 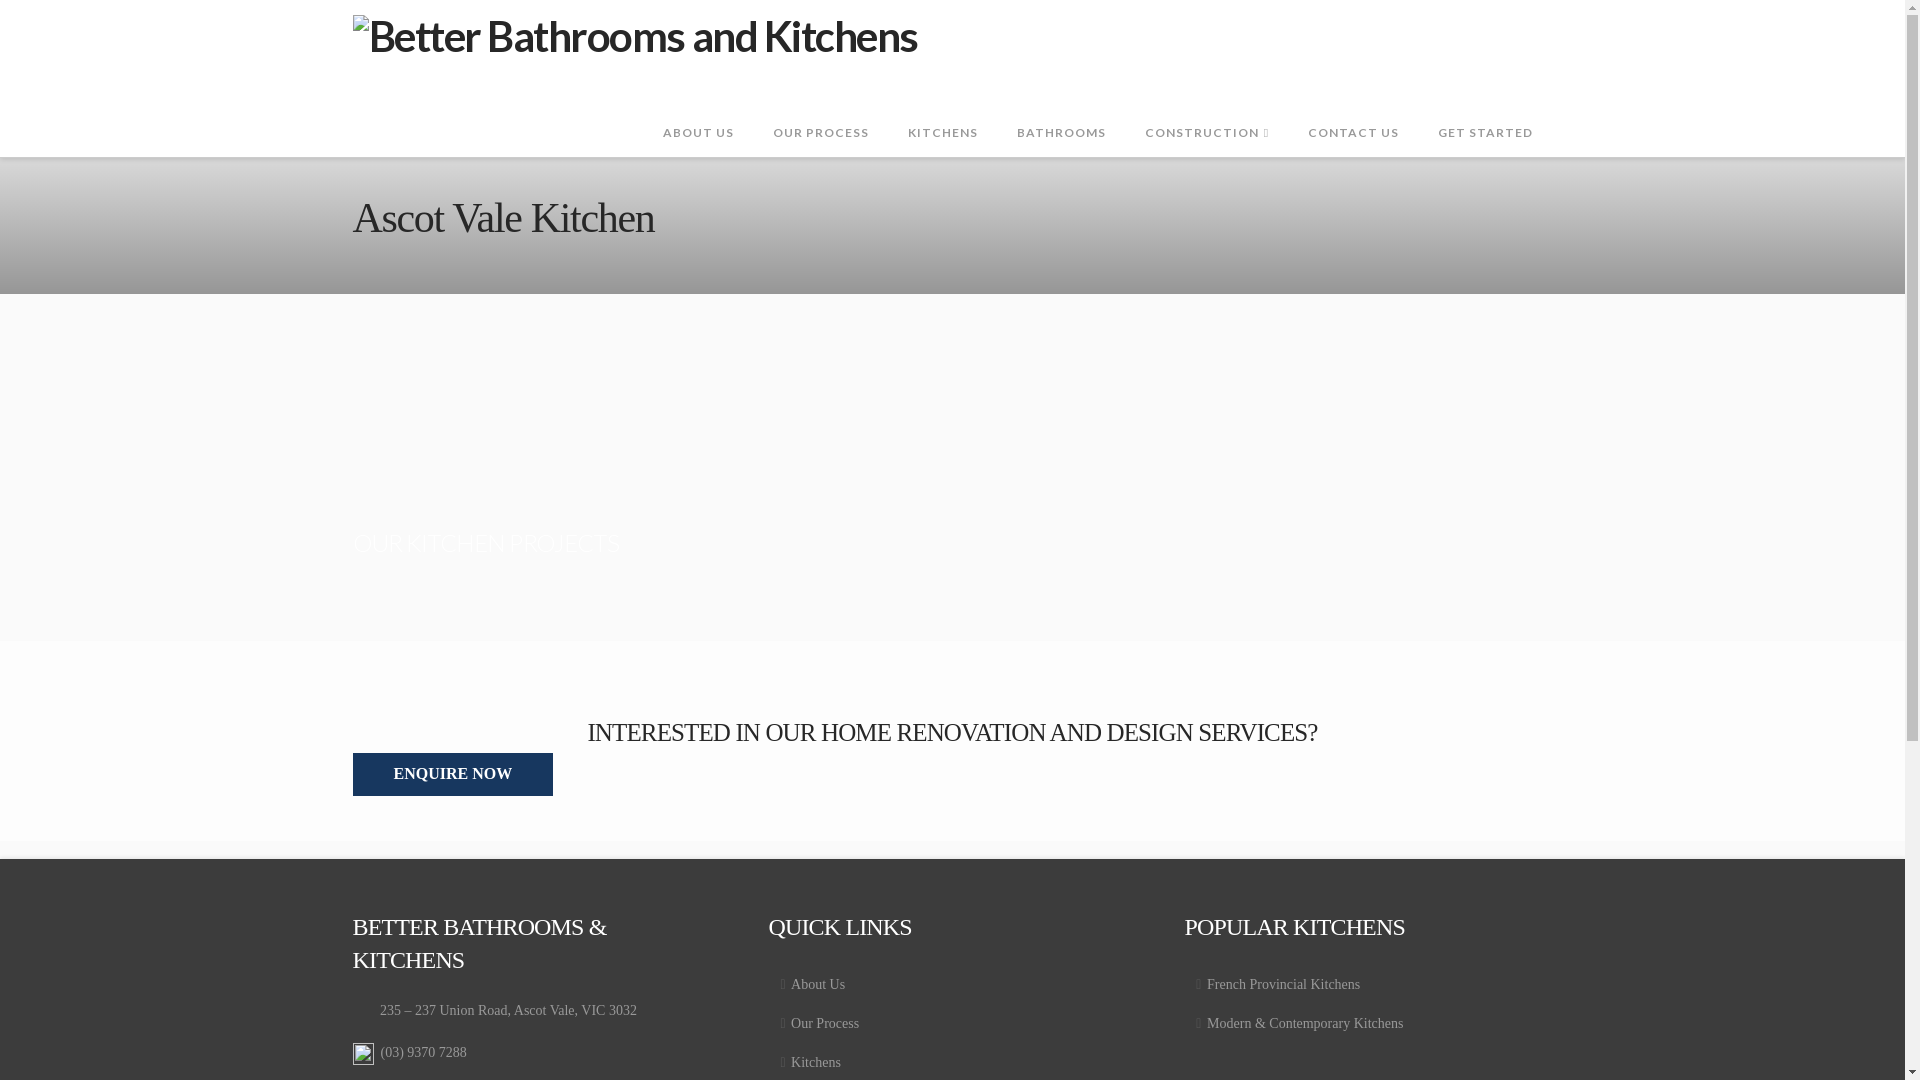 What do you see at coordinates (1353, 111) in the screenshot?
I see `'CONTACT US'` at bounding box center [1353, 111].